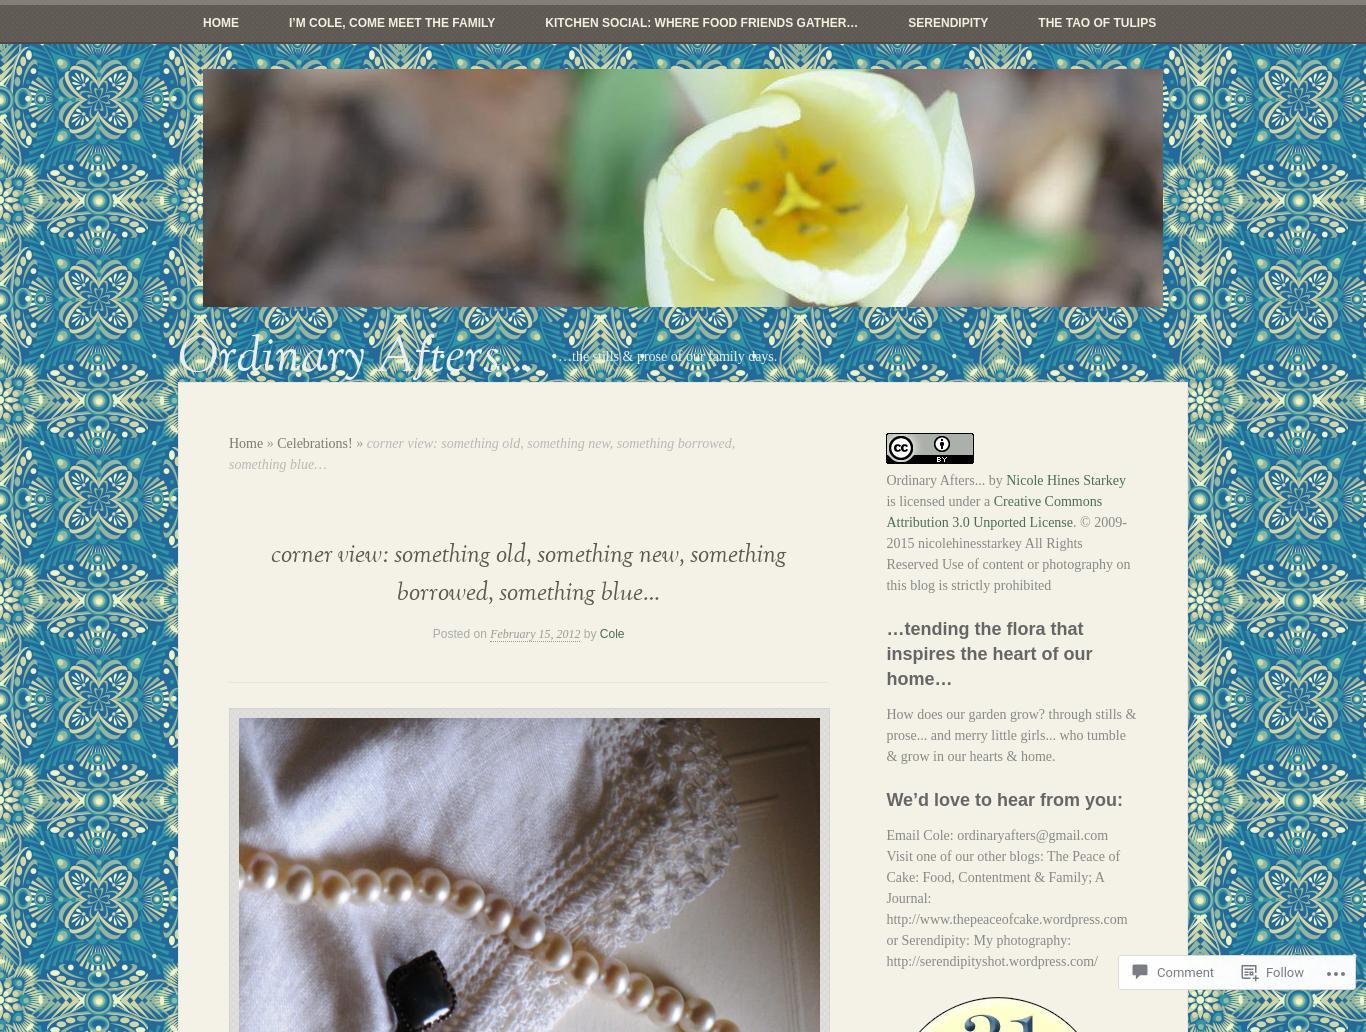 This screenshot has width=1366, height=1032. Describe the element at coordinates (1007, 553) in the screenshot. I see `'.


© 2009-2015 nicolehinesstarkey All Rights Reserved Use of content or photography on this blog is strictly prohibited'` at that location.